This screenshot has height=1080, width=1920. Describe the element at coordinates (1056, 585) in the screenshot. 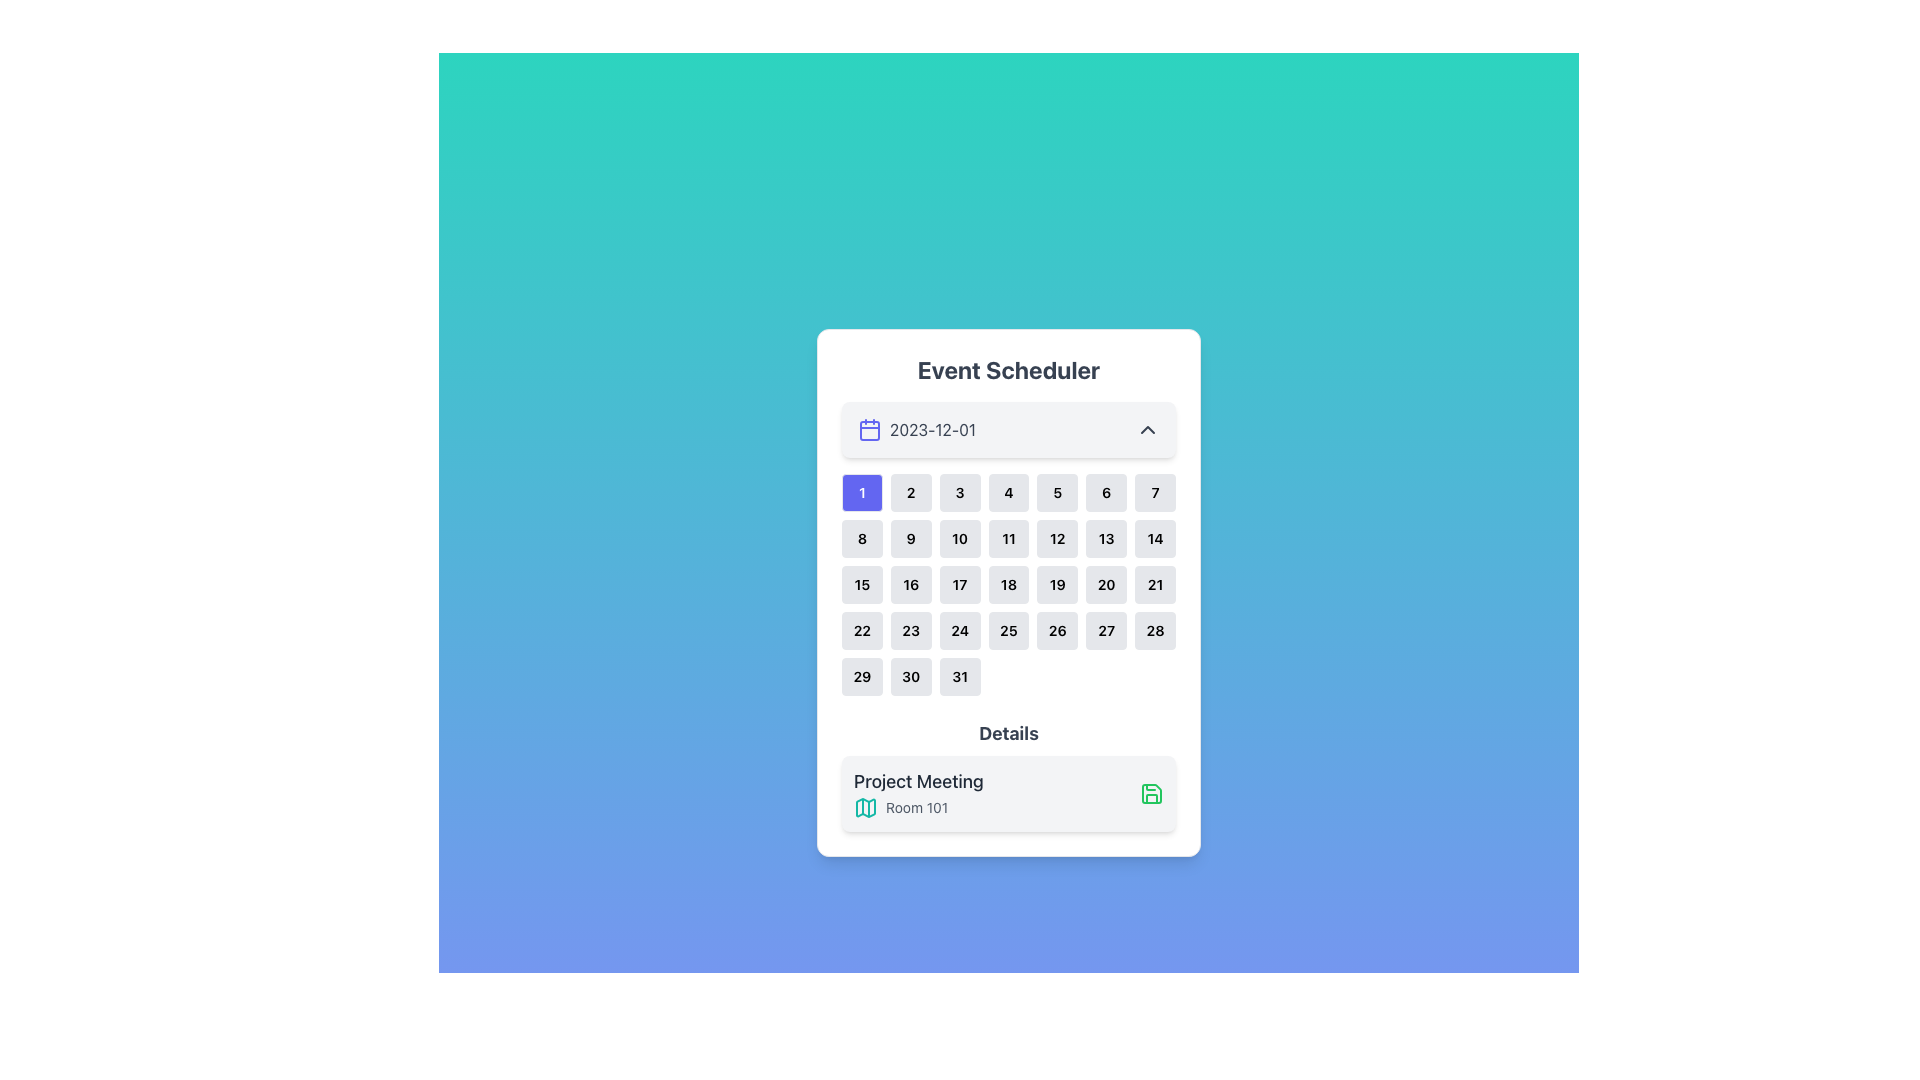

I see `the Interactive calendar tile displaying the number '19'` at that location.